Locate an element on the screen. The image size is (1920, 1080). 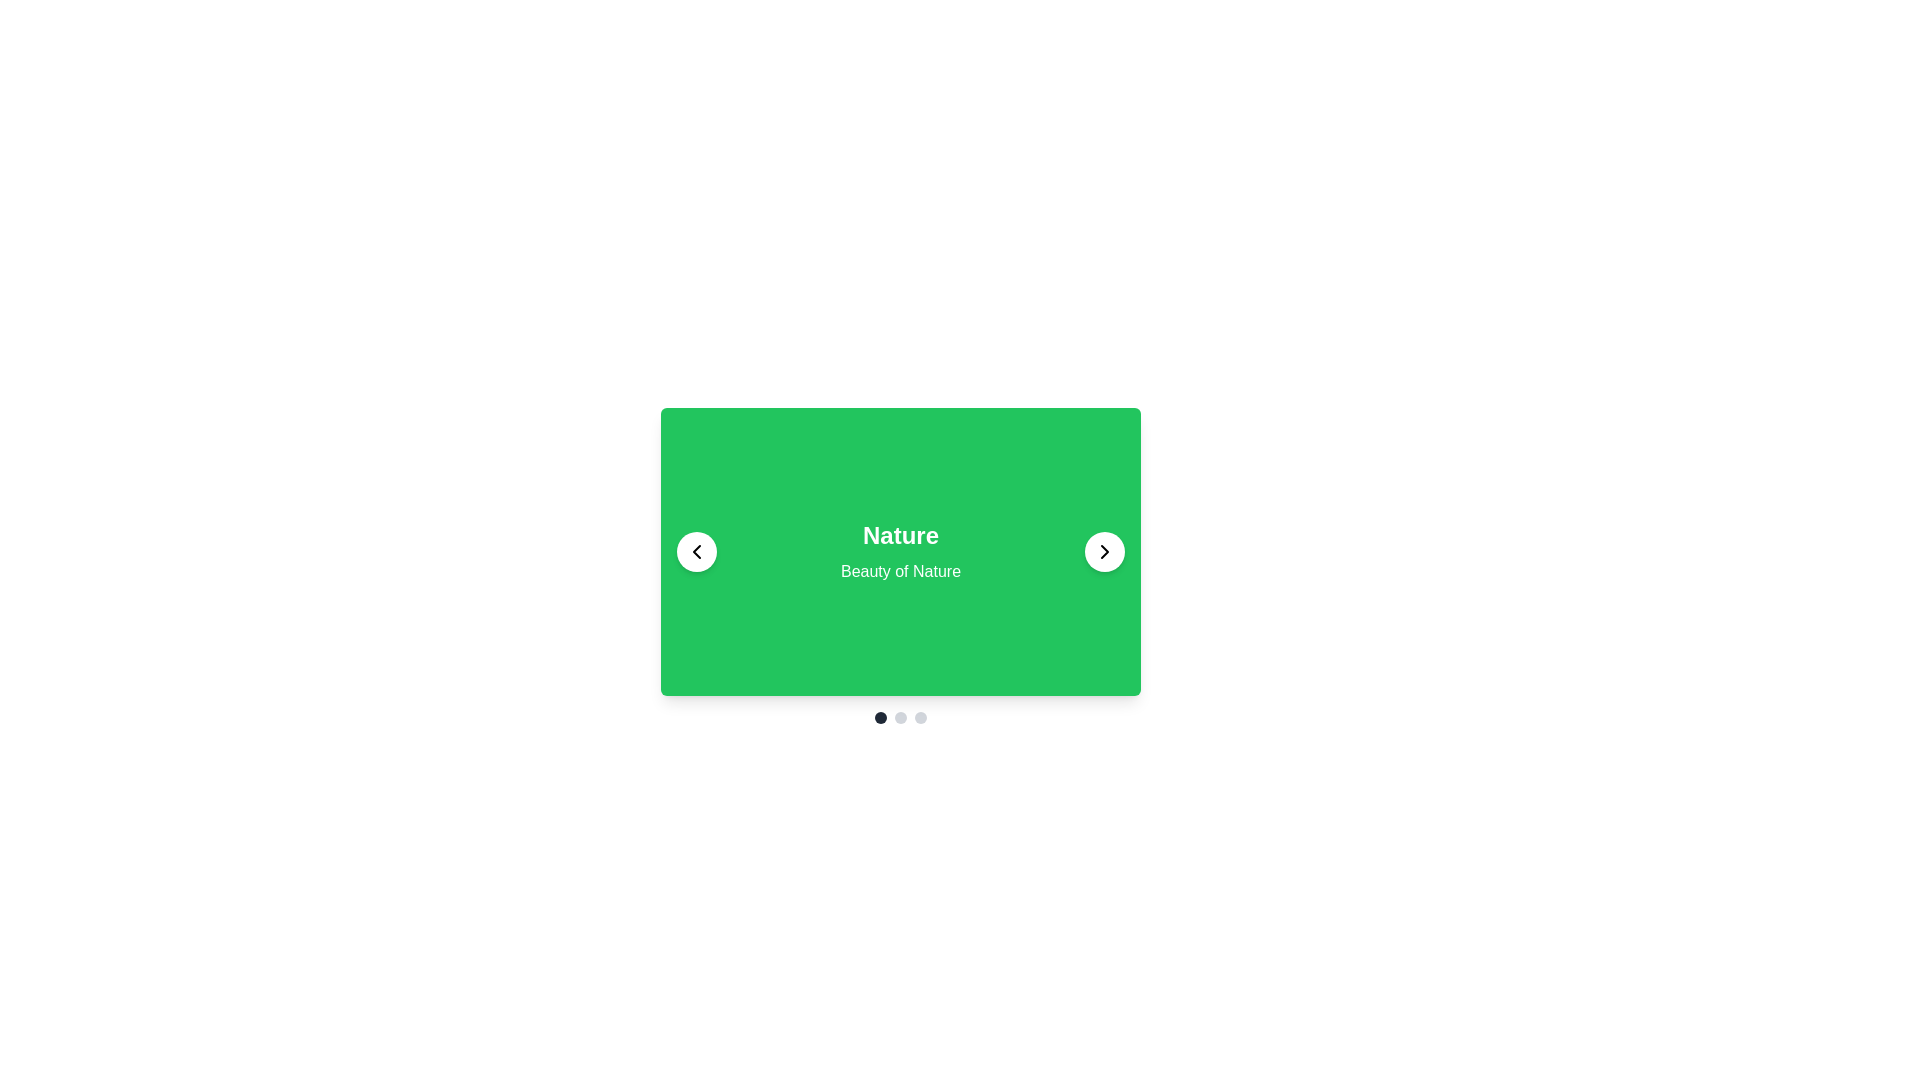
the green banner element displaying 'Nature' in bold white font and 'Beauty of Nature' below it is located at coordinates (900, 551).